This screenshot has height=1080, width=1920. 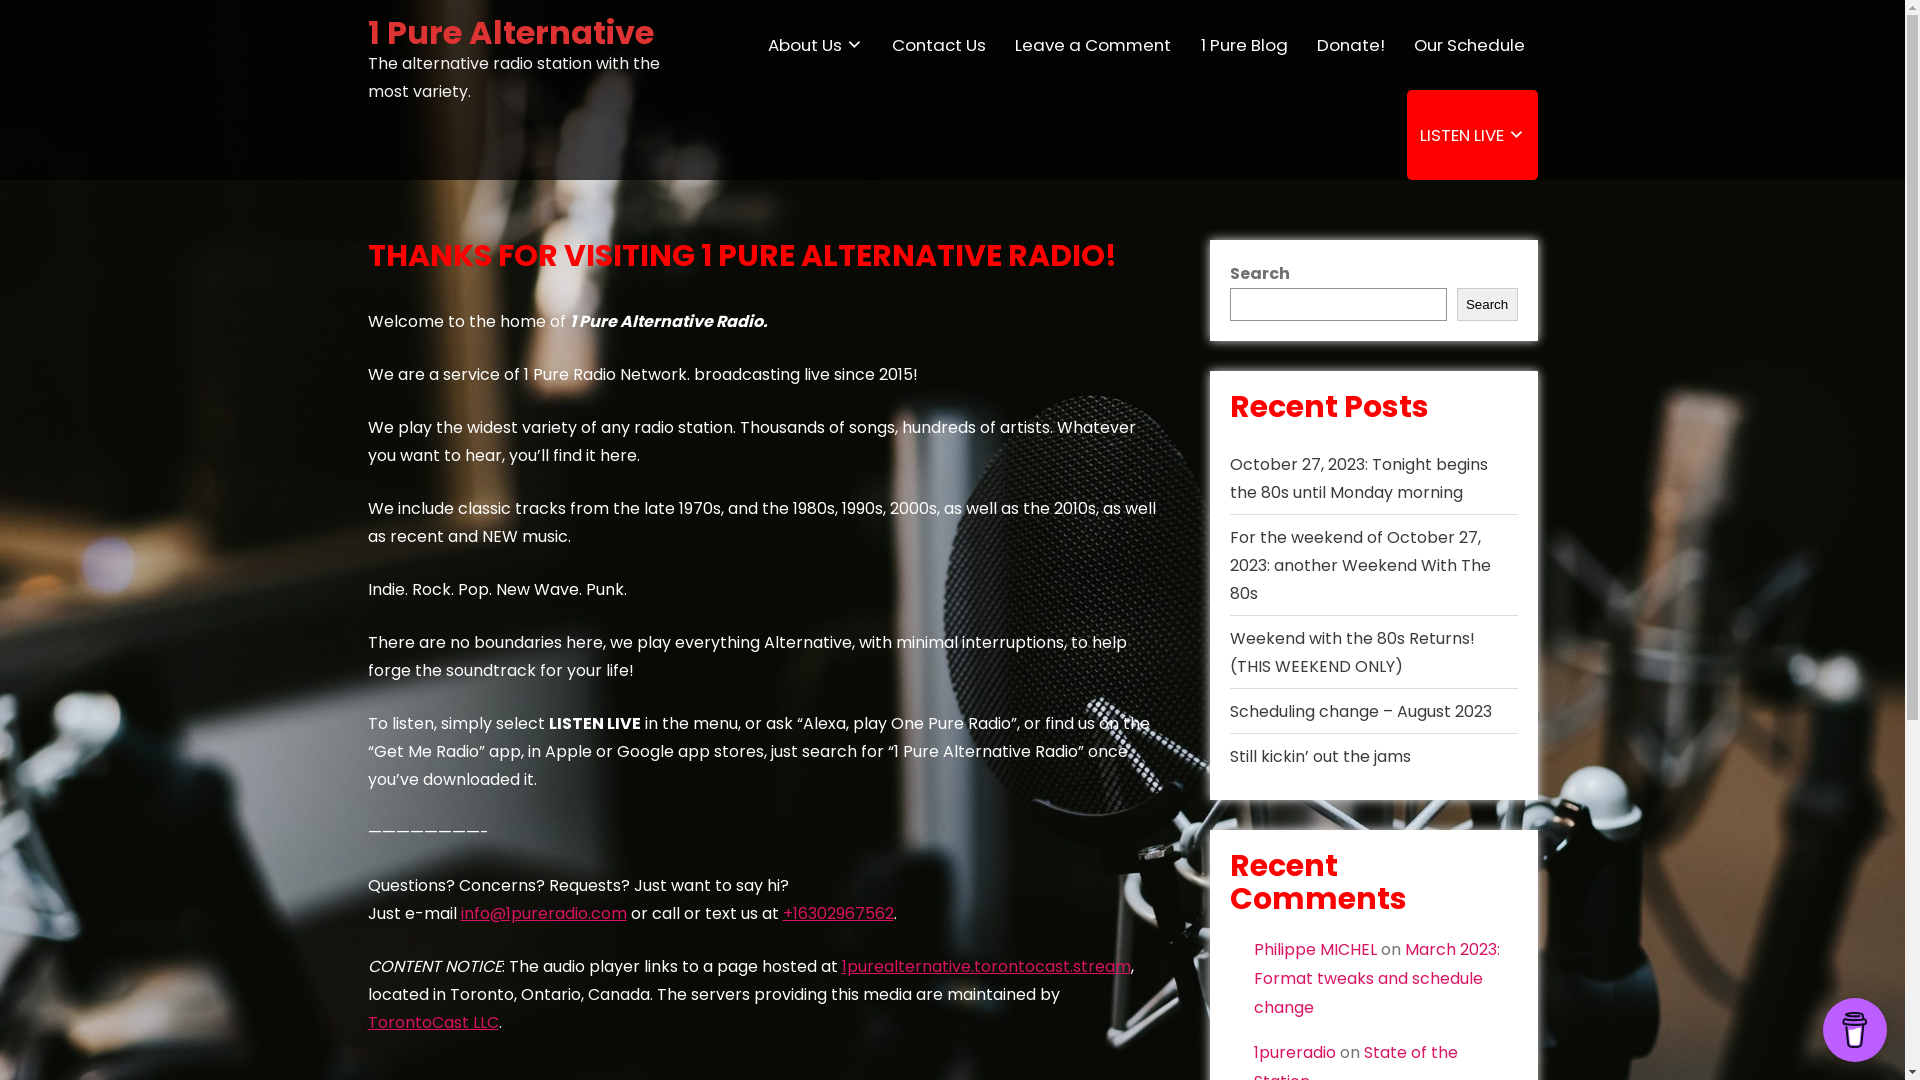 What do you see at coordinates (781, 913) in the screenshot?
I see `'+16302967562'` at bounding box center [781, 913].